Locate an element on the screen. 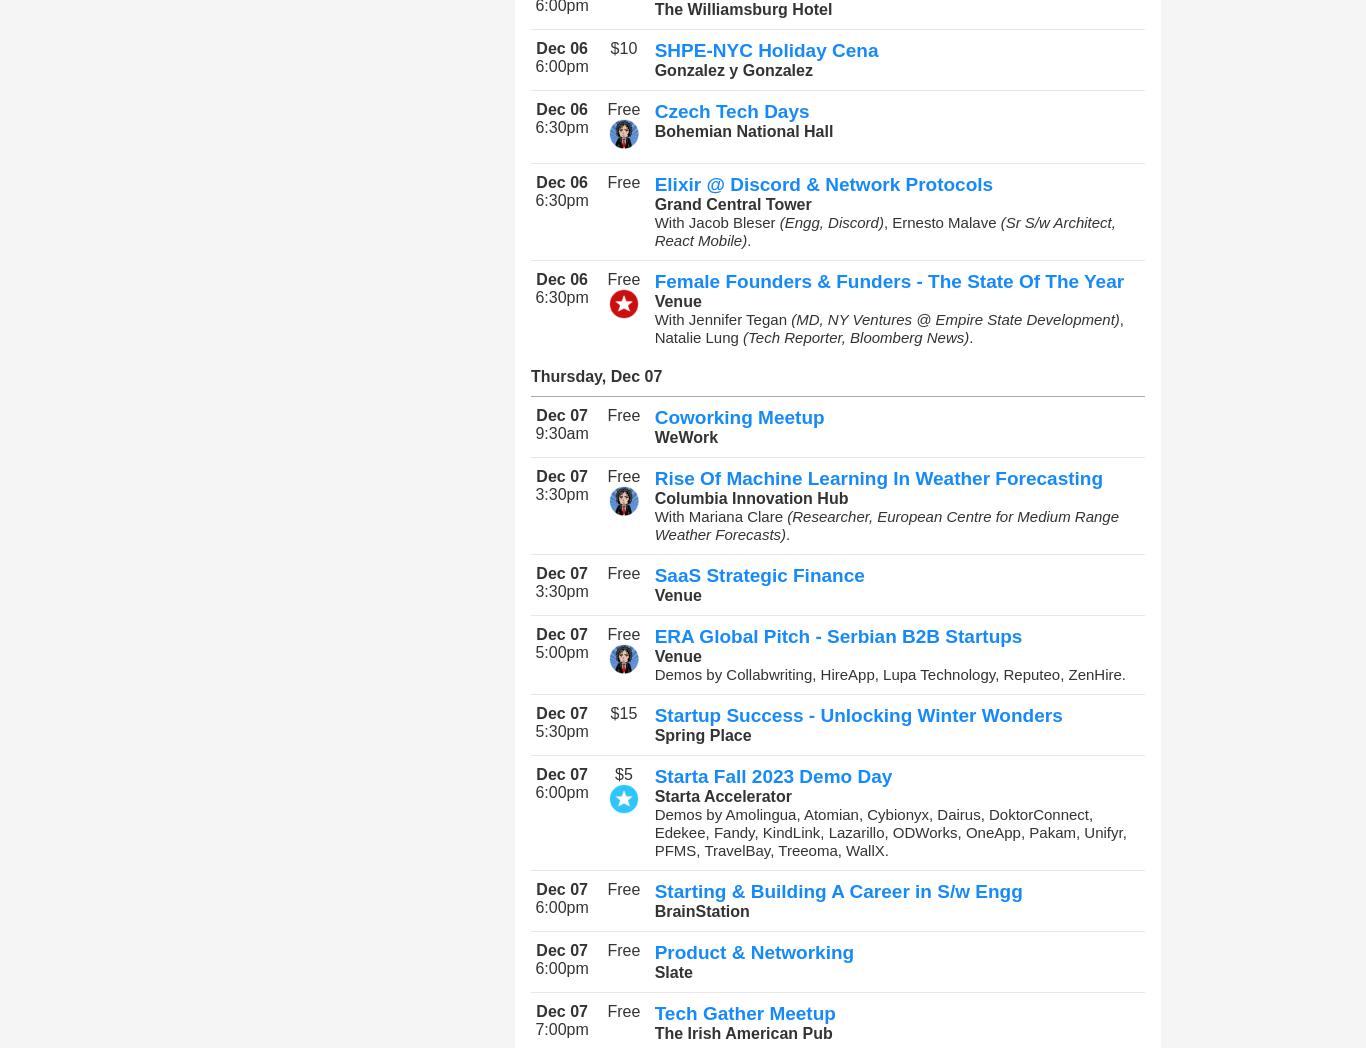 This screenshot has height=1048, width=1366. 'Grand Central Tower' is located at coordinates (732, 203).